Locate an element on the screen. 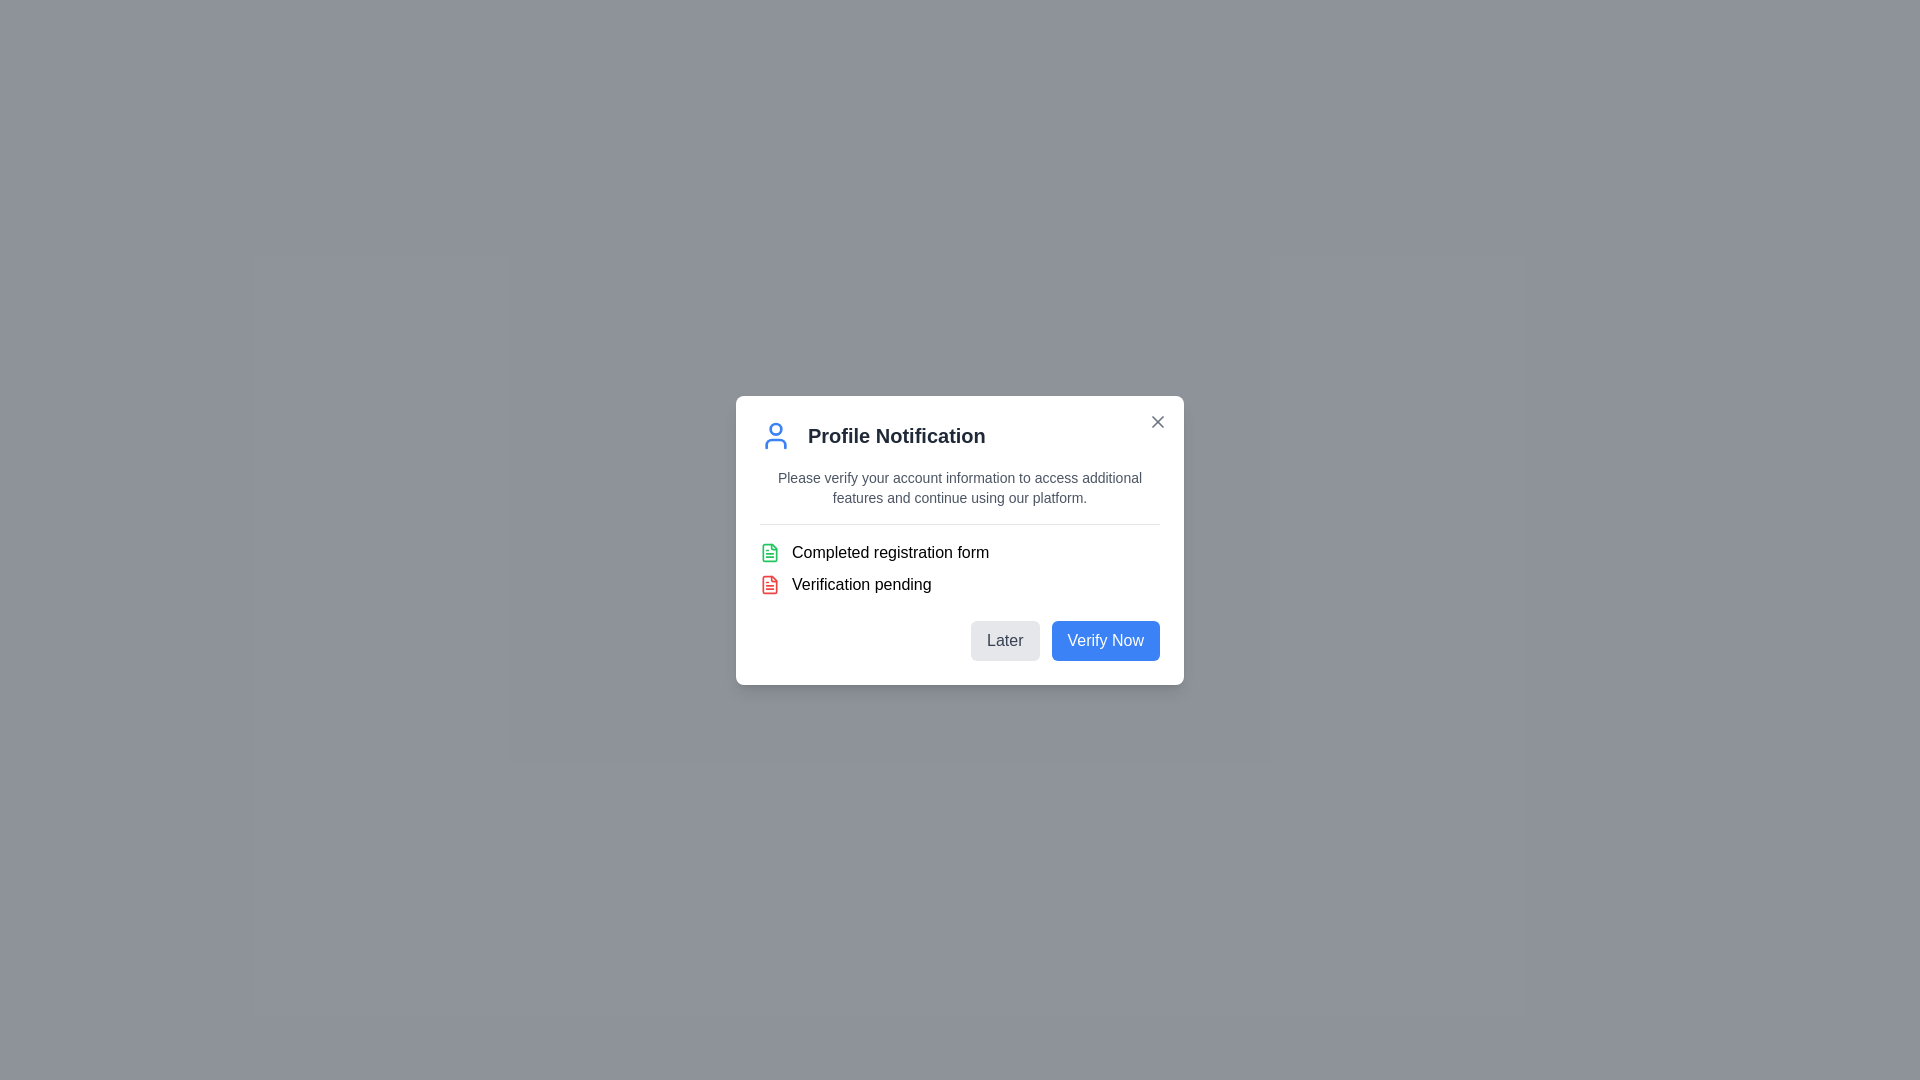  the green icon representing a document outline, located to the left of the text 'Completed registration form' in the 'Profile Notification' dialog box is located at coordinates (768, 552).